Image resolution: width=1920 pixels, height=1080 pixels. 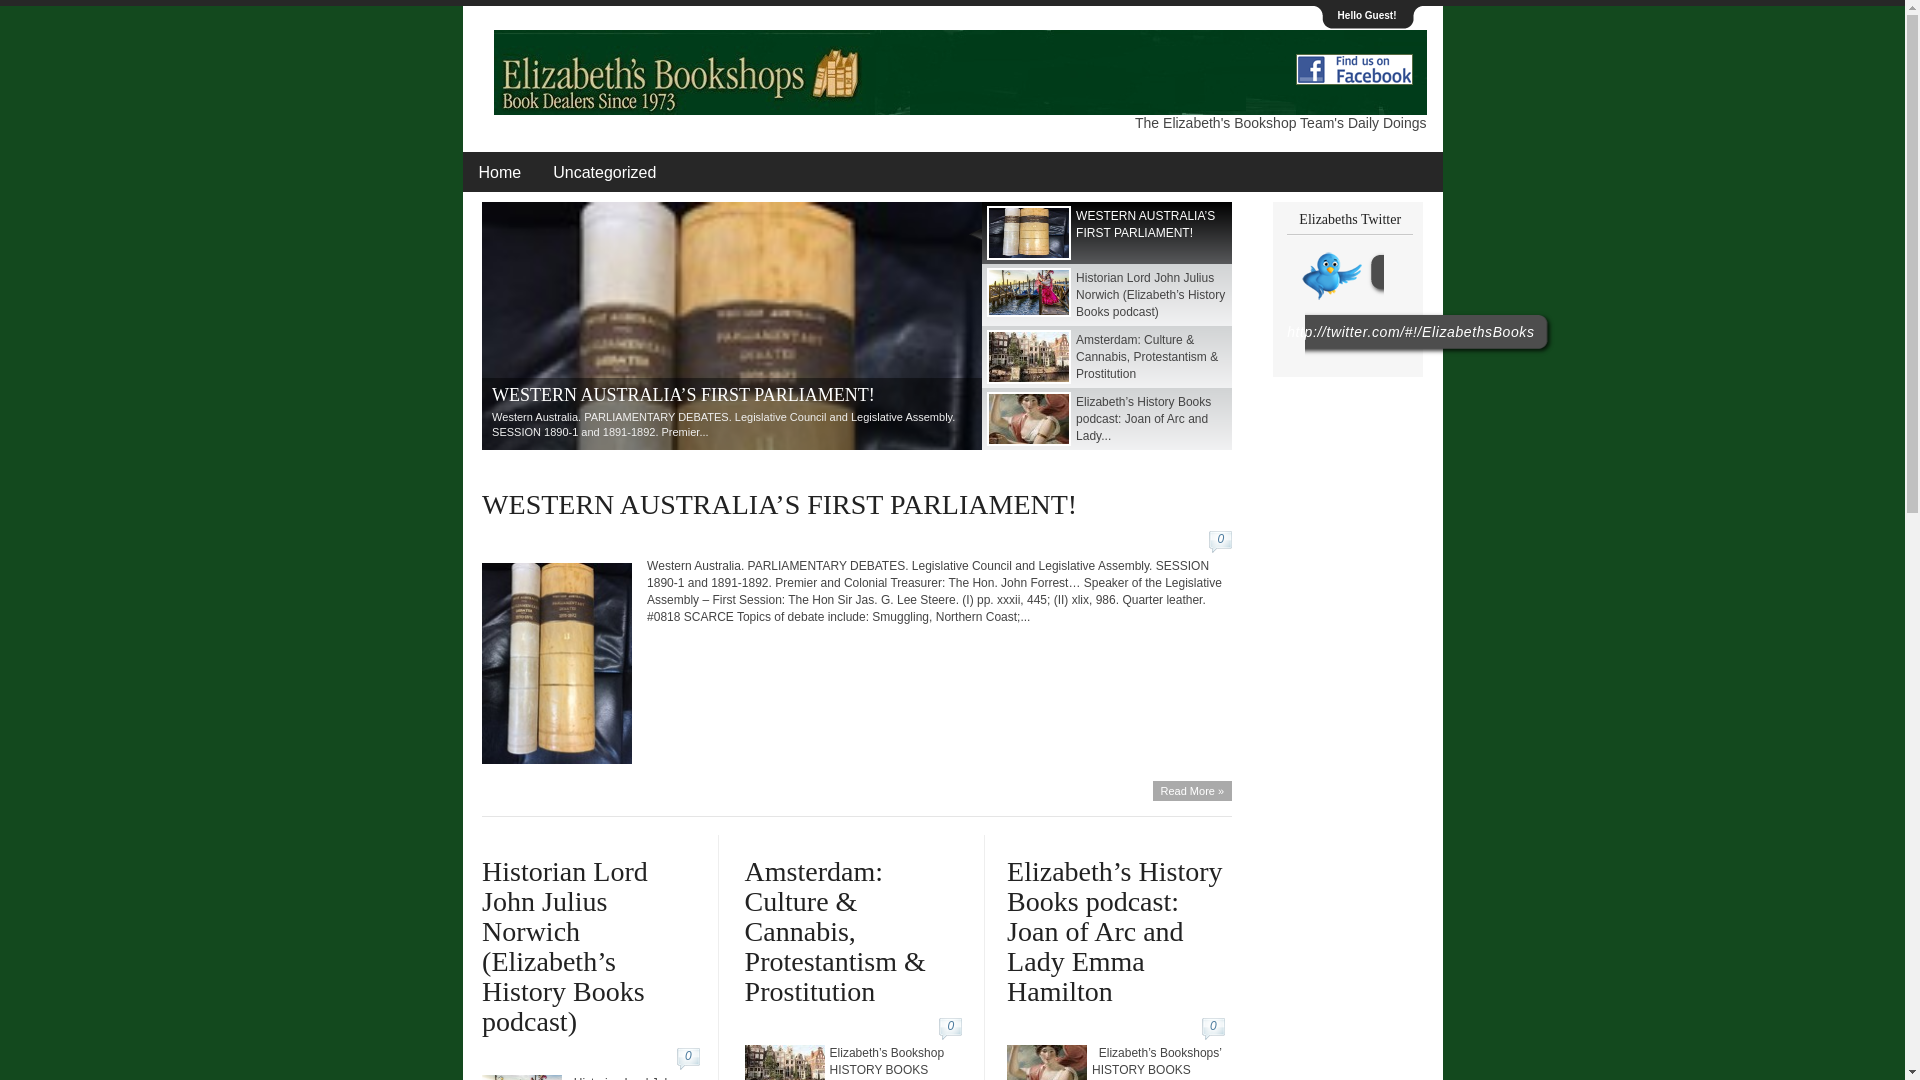 What do you see at coordinates (1366, 15) in the screenshot?
I see `'Hello Guest!'` at bounding box center [1366, 15].